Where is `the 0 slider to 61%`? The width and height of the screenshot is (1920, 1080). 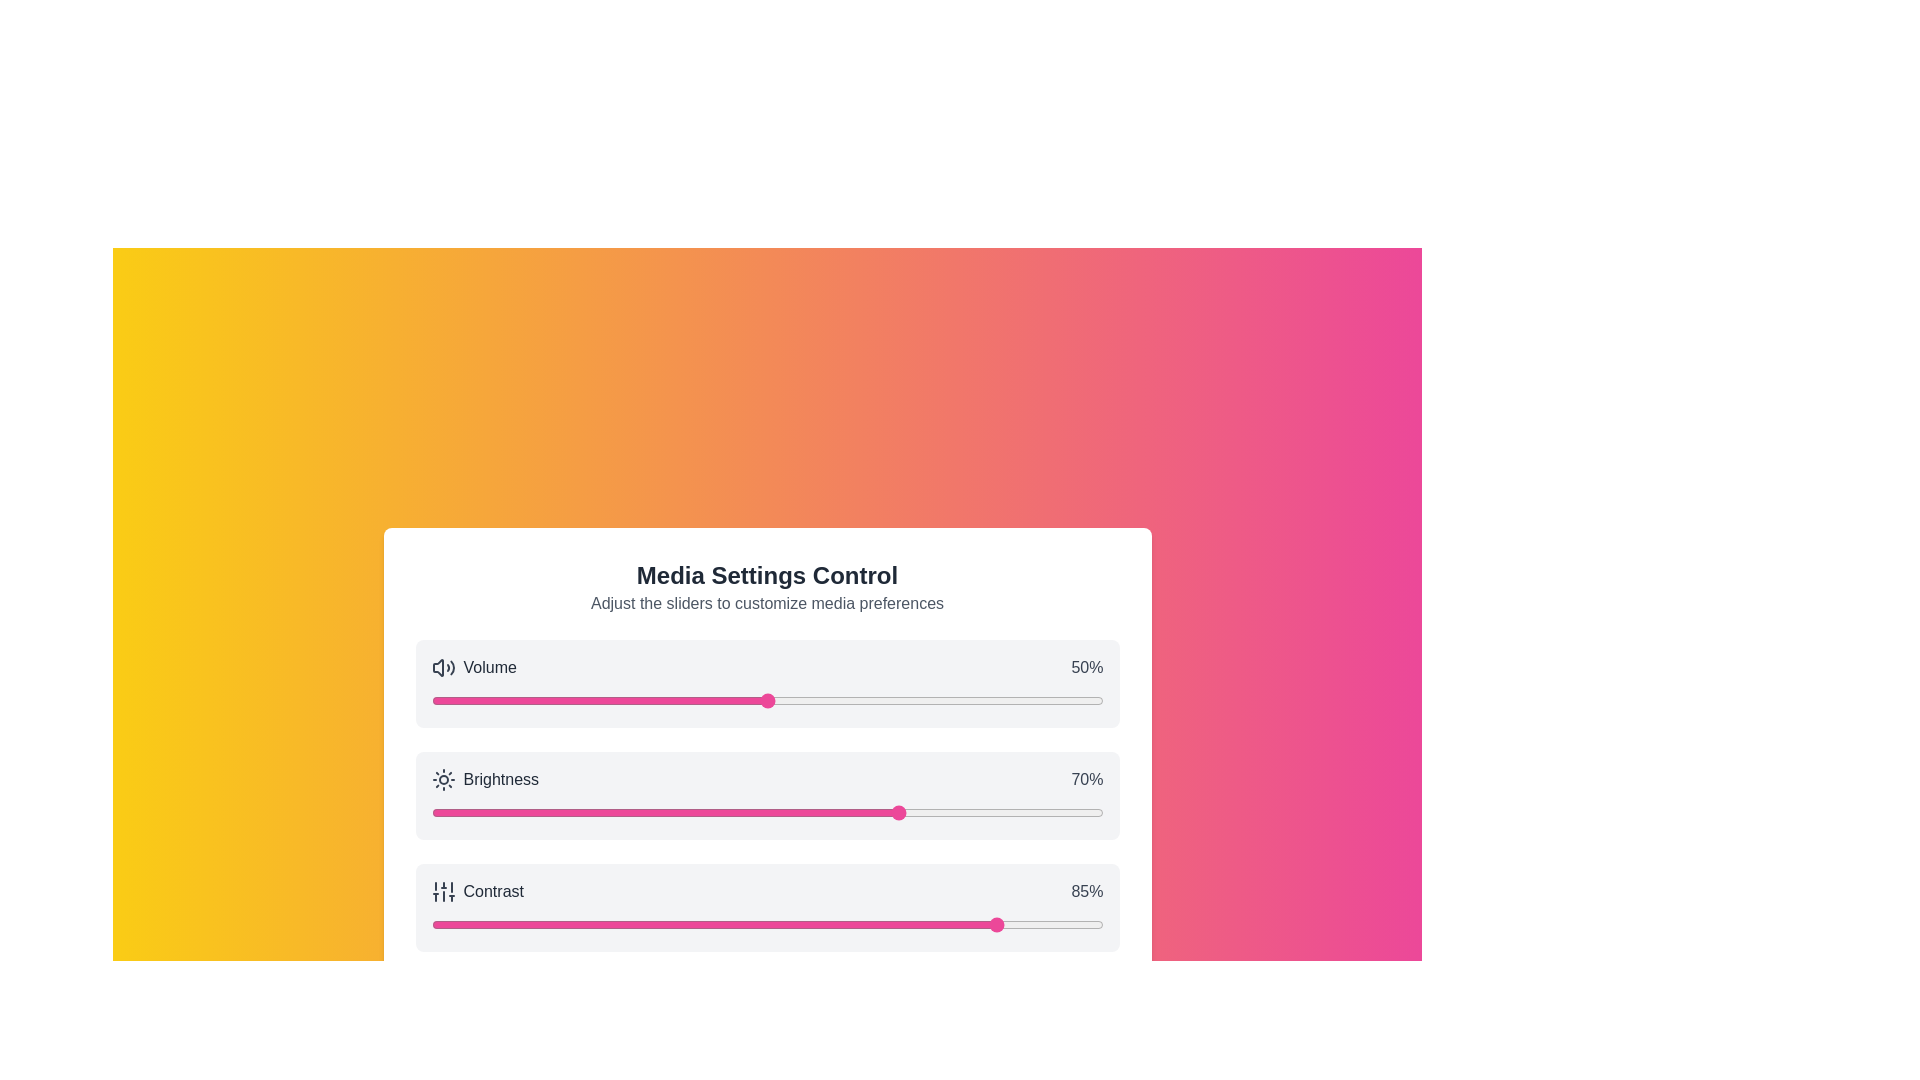
the 0 slider to 61% is located at coordinates (841, 700).